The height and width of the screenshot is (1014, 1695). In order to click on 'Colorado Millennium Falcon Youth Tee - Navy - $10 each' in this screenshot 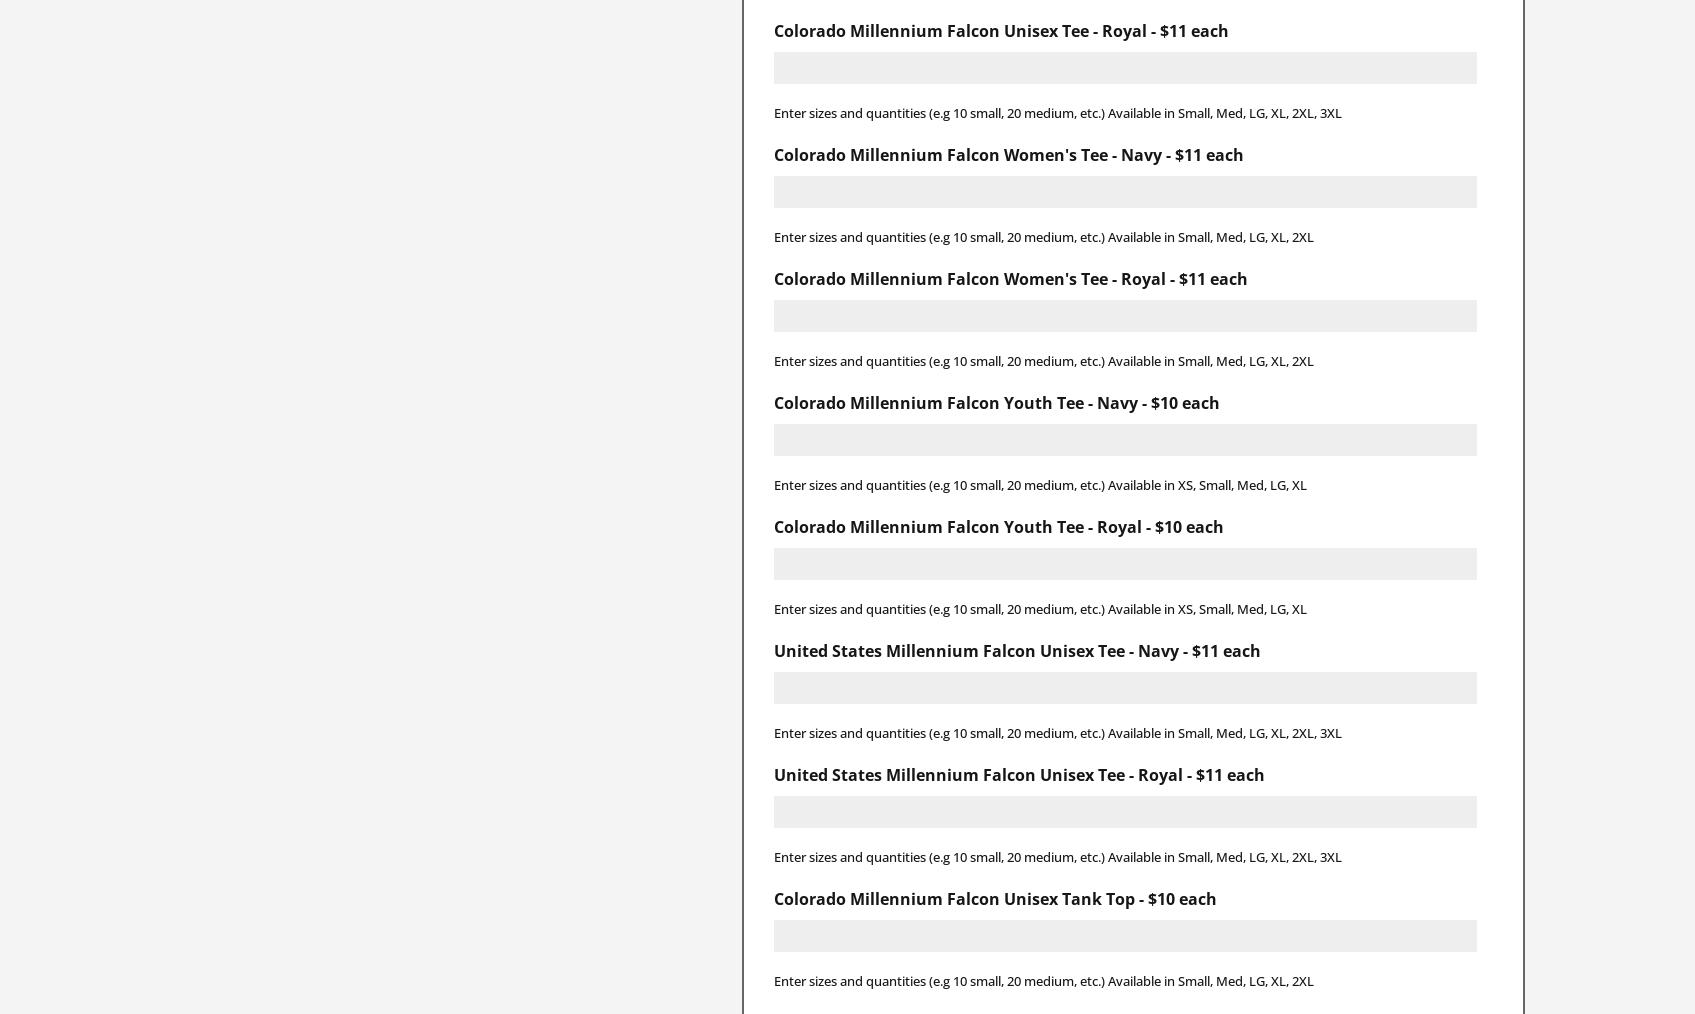, I will do `click(994, 400)`.